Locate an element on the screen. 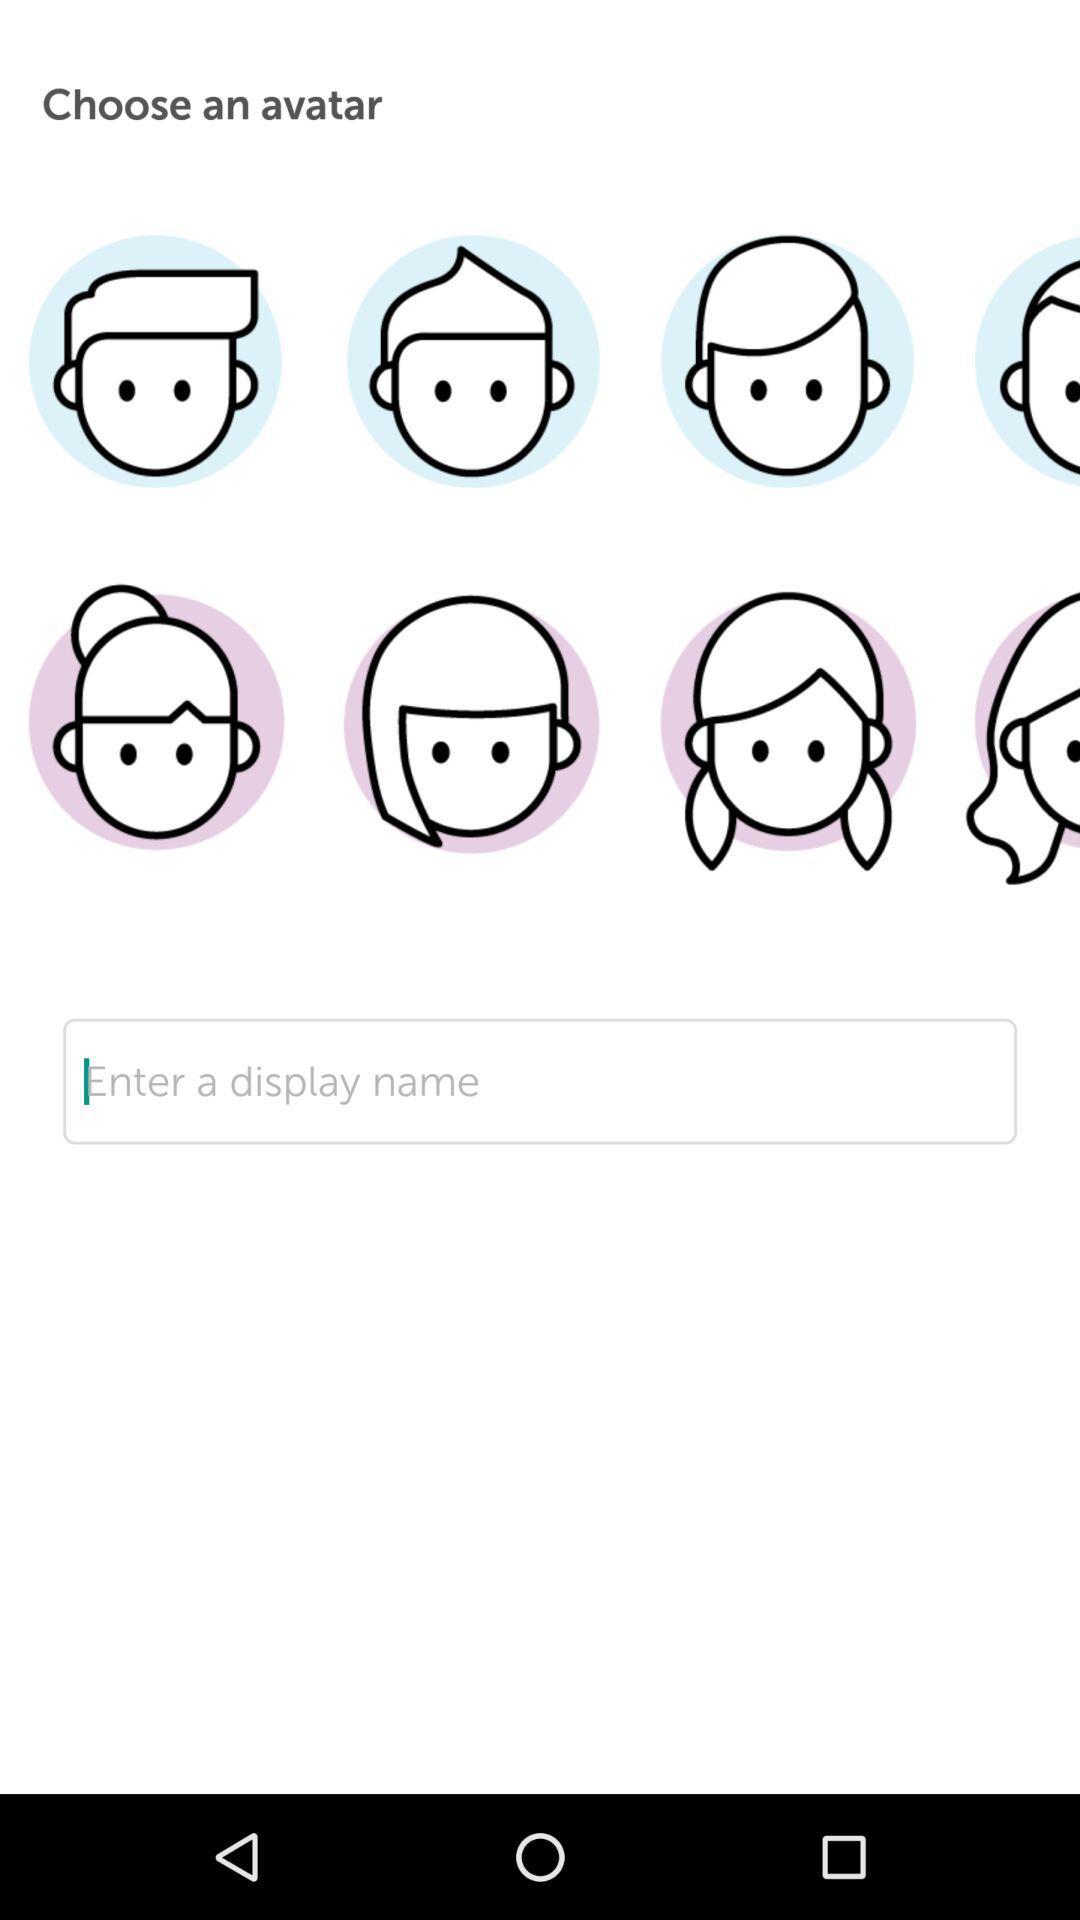  choose fourth female avatar is located at coordinates (1012, 752).